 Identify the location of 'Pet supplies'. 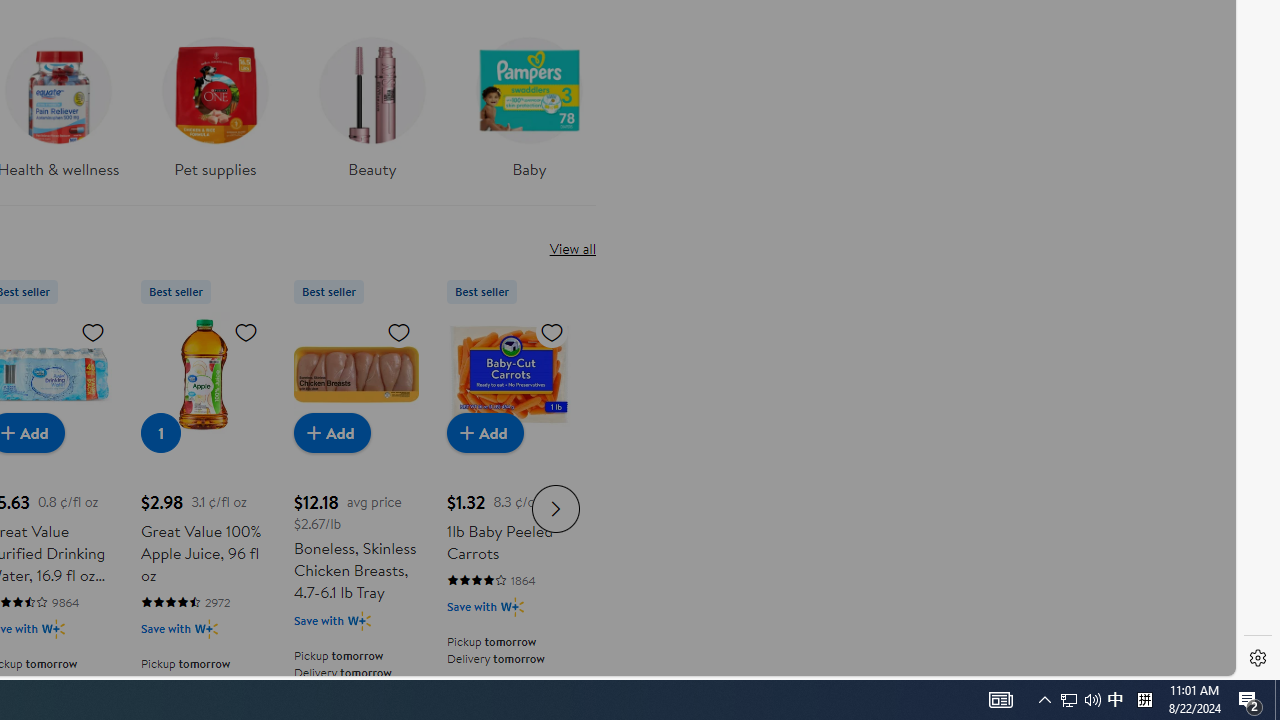
(215, 101).